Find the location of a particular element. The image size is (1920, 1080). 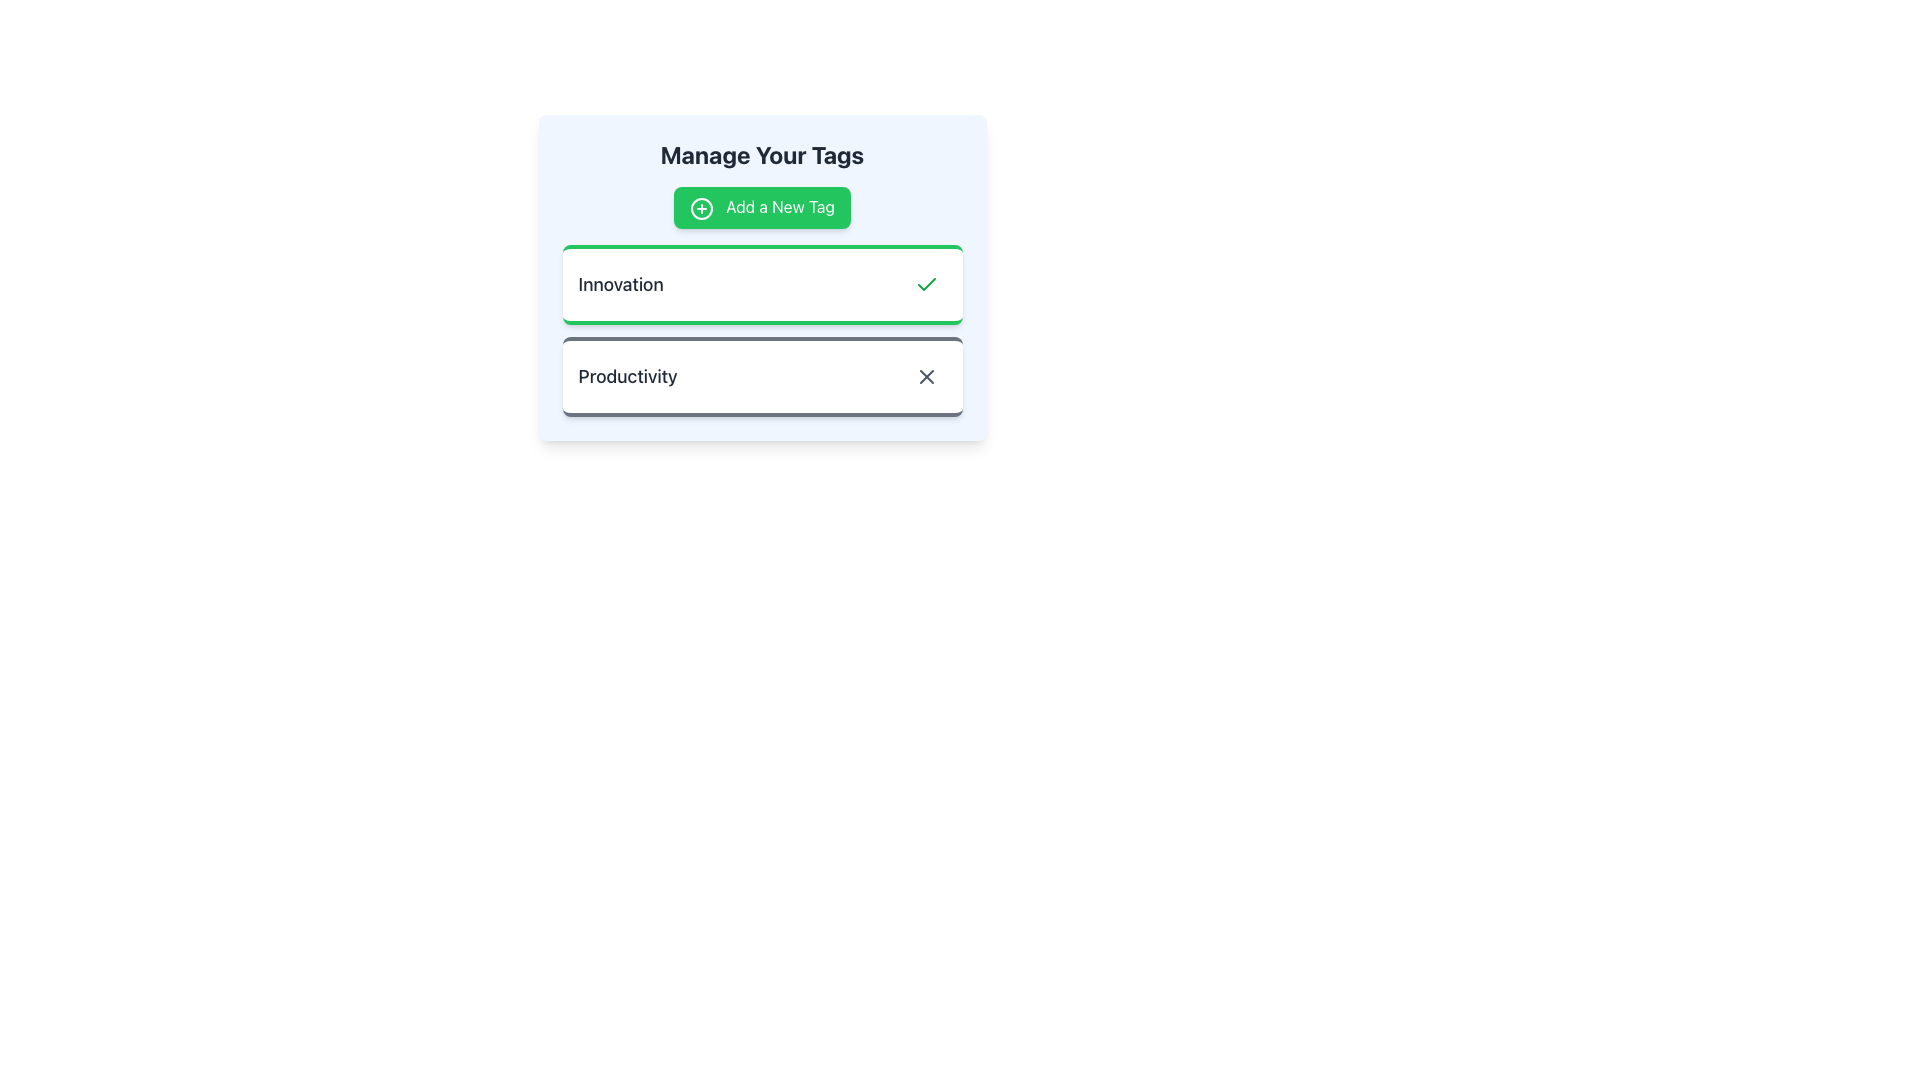

the Close or delete button located to the right of the 'Productivity' tag in the second row of the Manage Your Tags card is located at coordinates (925, 376).